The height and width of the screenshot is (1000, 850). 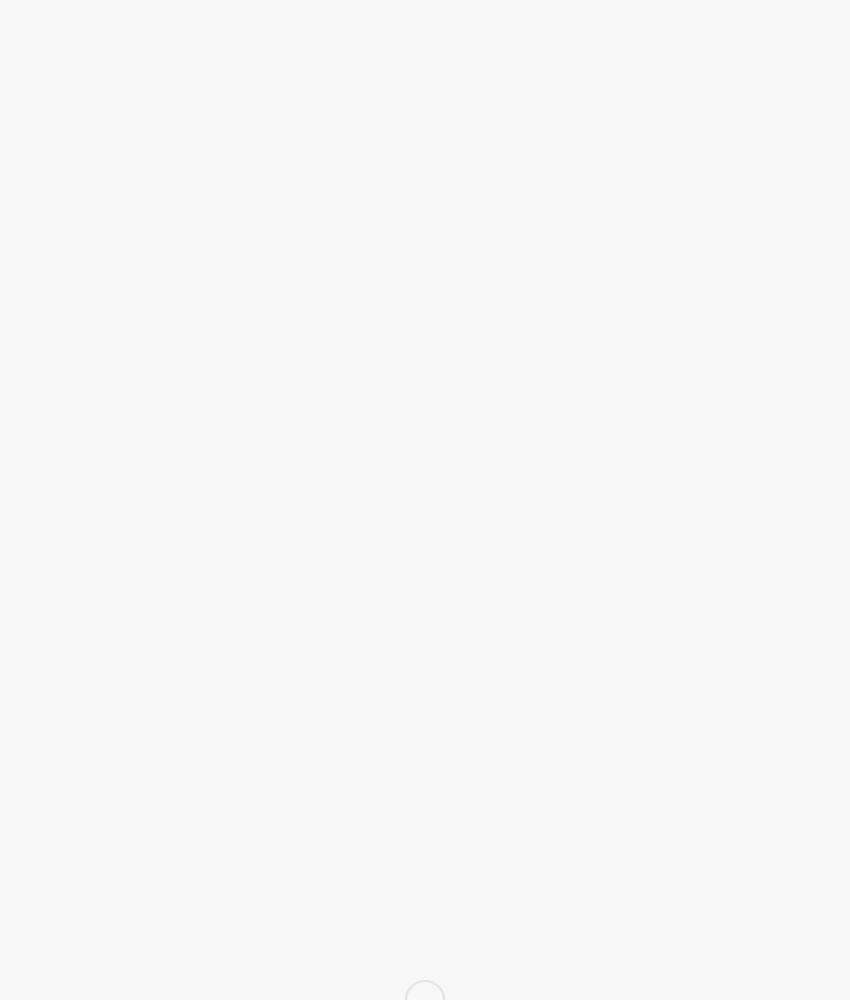 What do you see at coordinates (601, 616) in the screenshot?
I see `'Contacte'` at bounding box center [601, 616].